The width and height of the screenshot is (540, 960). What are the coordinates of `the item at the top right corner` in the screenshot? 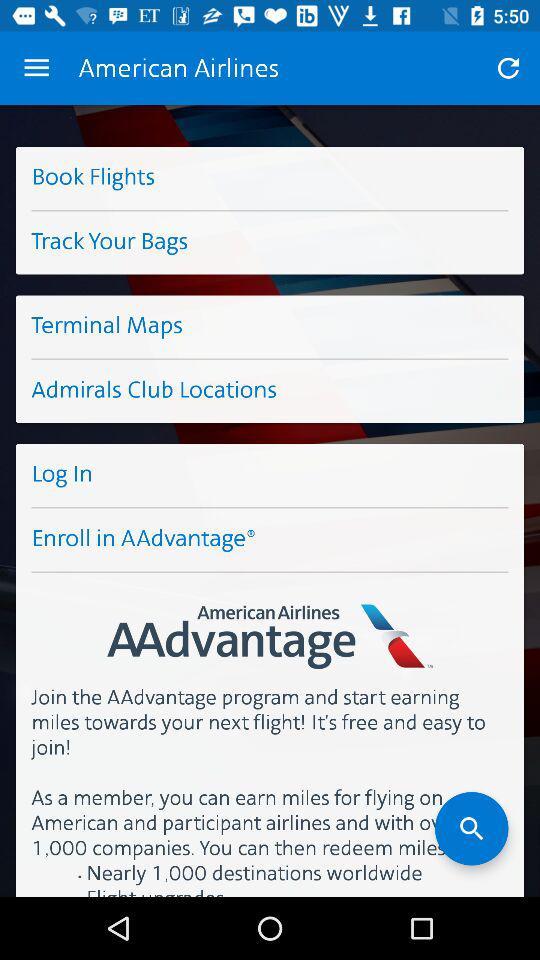 It's located at (508, 68).